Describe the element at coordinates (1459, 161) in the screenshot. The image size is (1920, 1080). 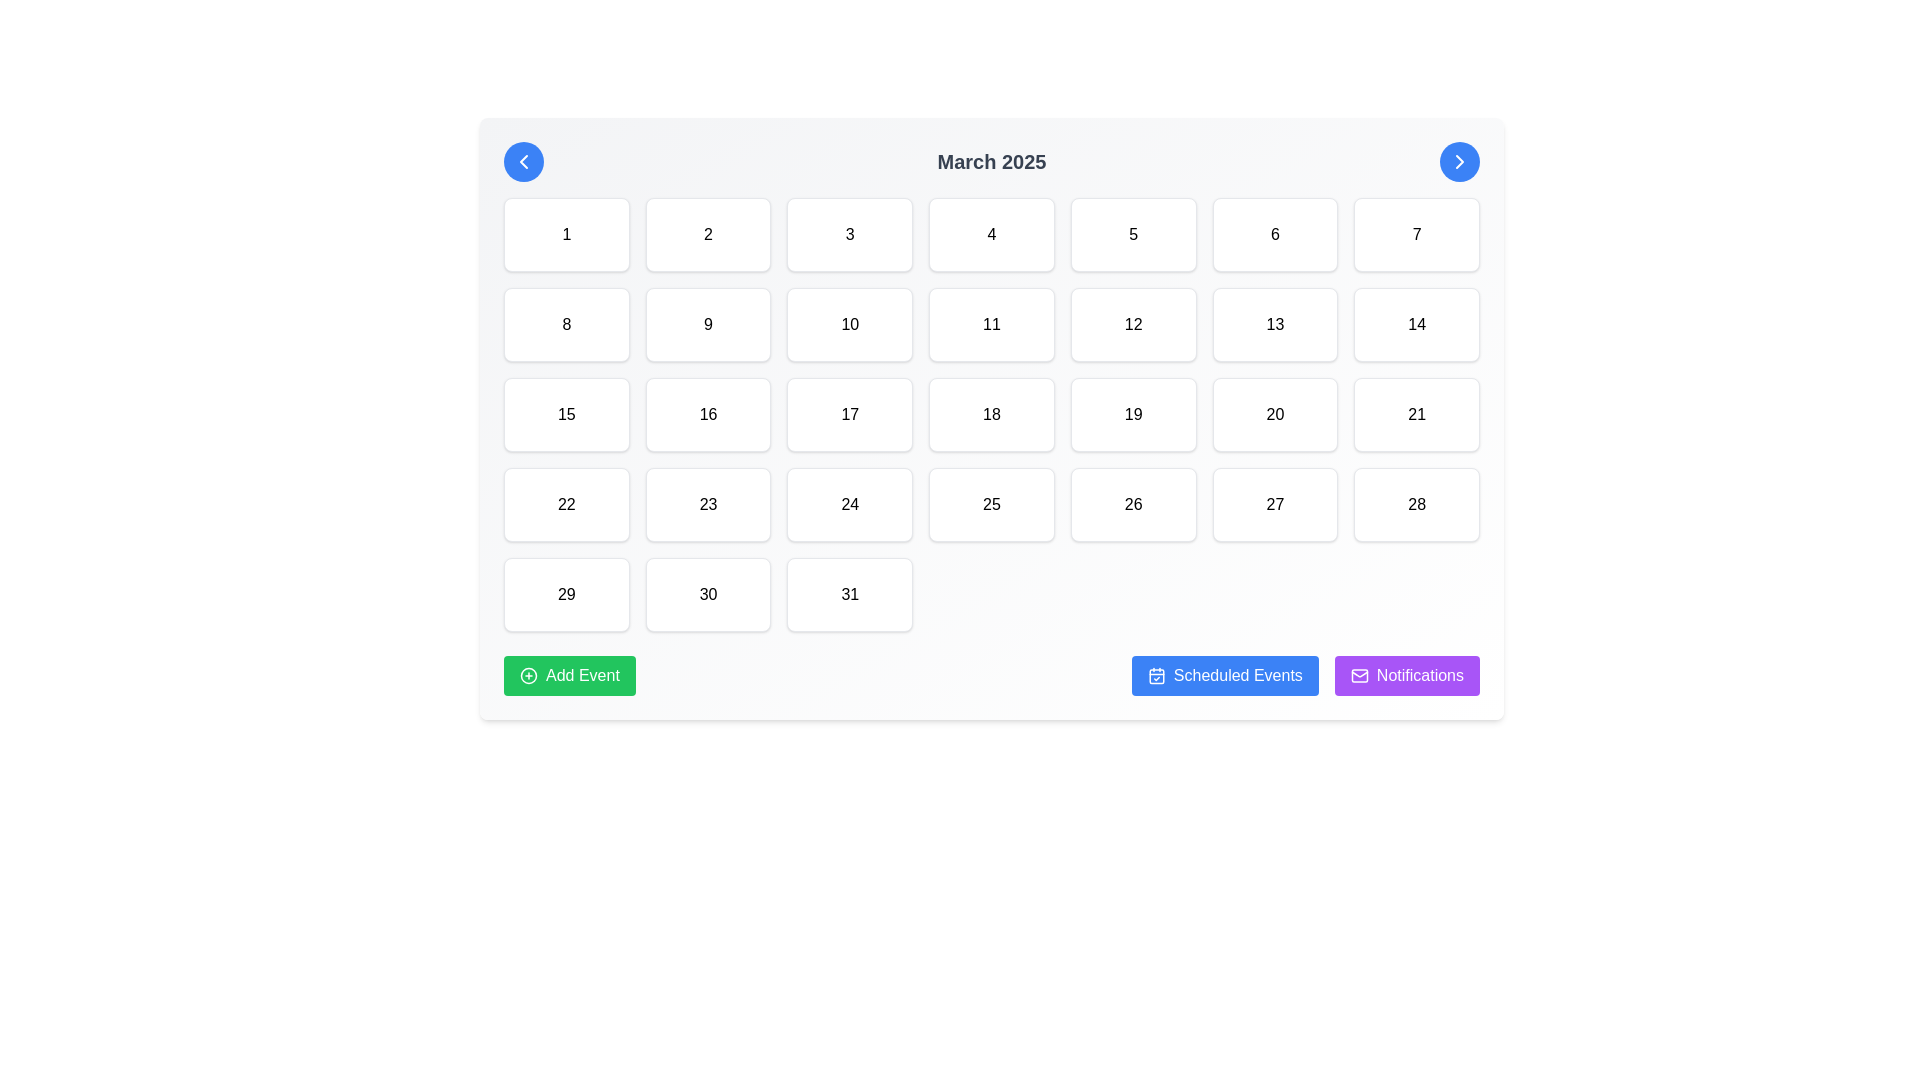
I see `the Chevron icon located in the blue circular button at the top-right corner above the calendar` at that location.